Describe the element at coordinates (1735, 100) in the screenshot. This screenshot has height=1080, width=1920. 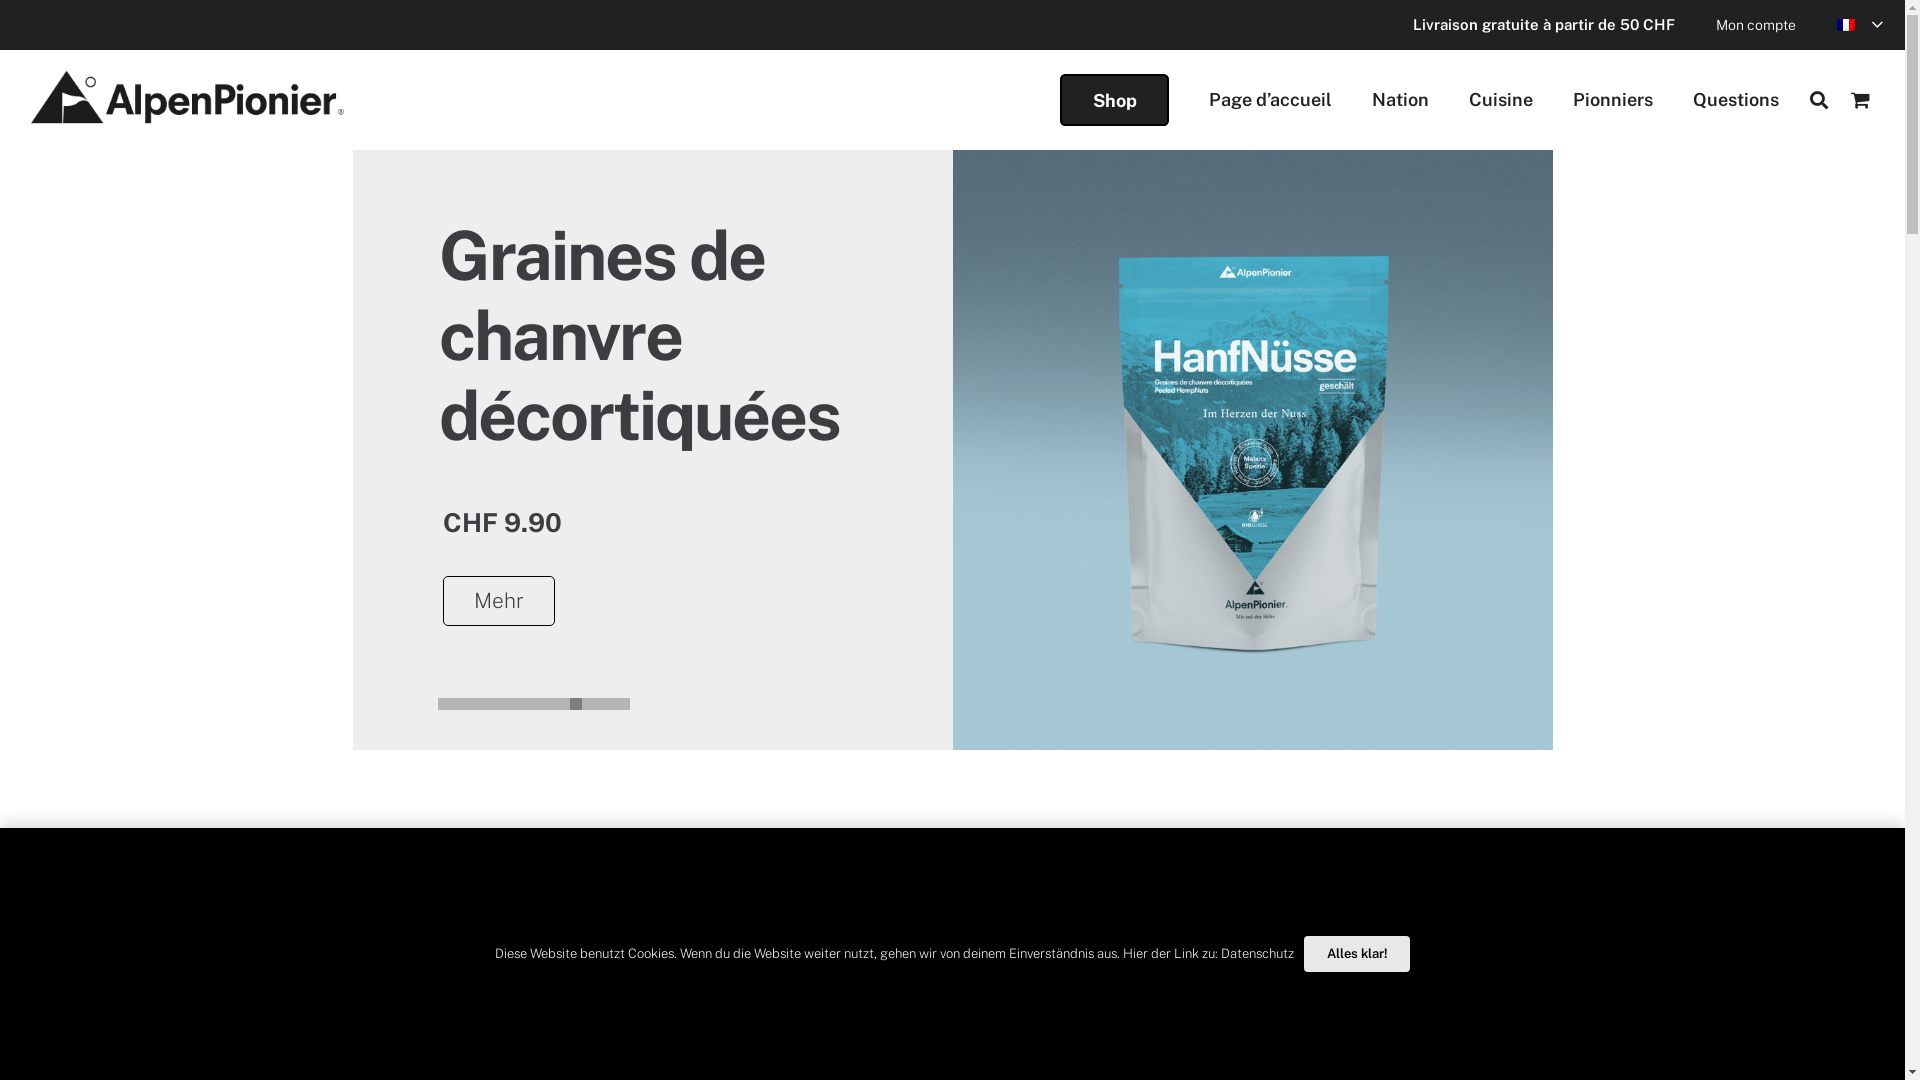
I see `'Questions'` at that location.